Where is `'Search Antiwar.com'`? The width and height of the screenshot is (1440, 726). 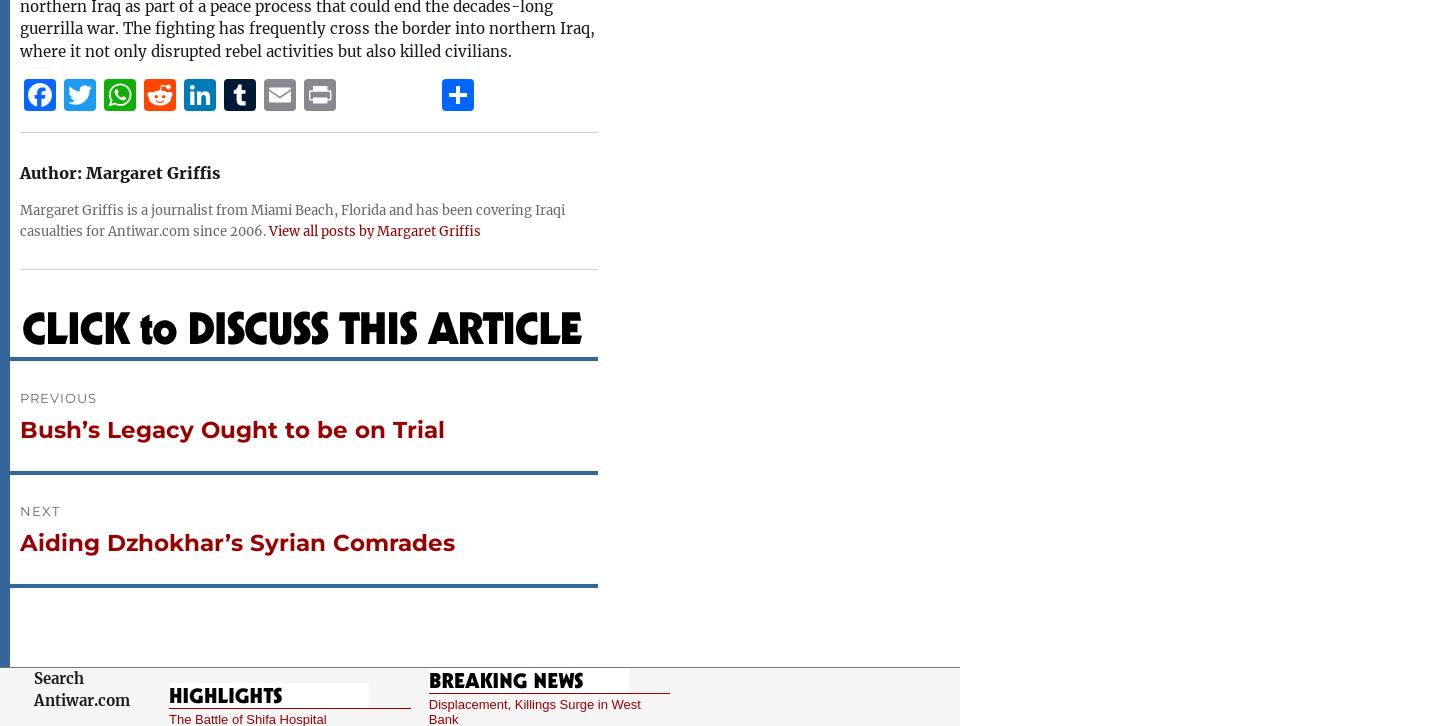
'Search Antiwar.com' is located at coordinates (81, 687).